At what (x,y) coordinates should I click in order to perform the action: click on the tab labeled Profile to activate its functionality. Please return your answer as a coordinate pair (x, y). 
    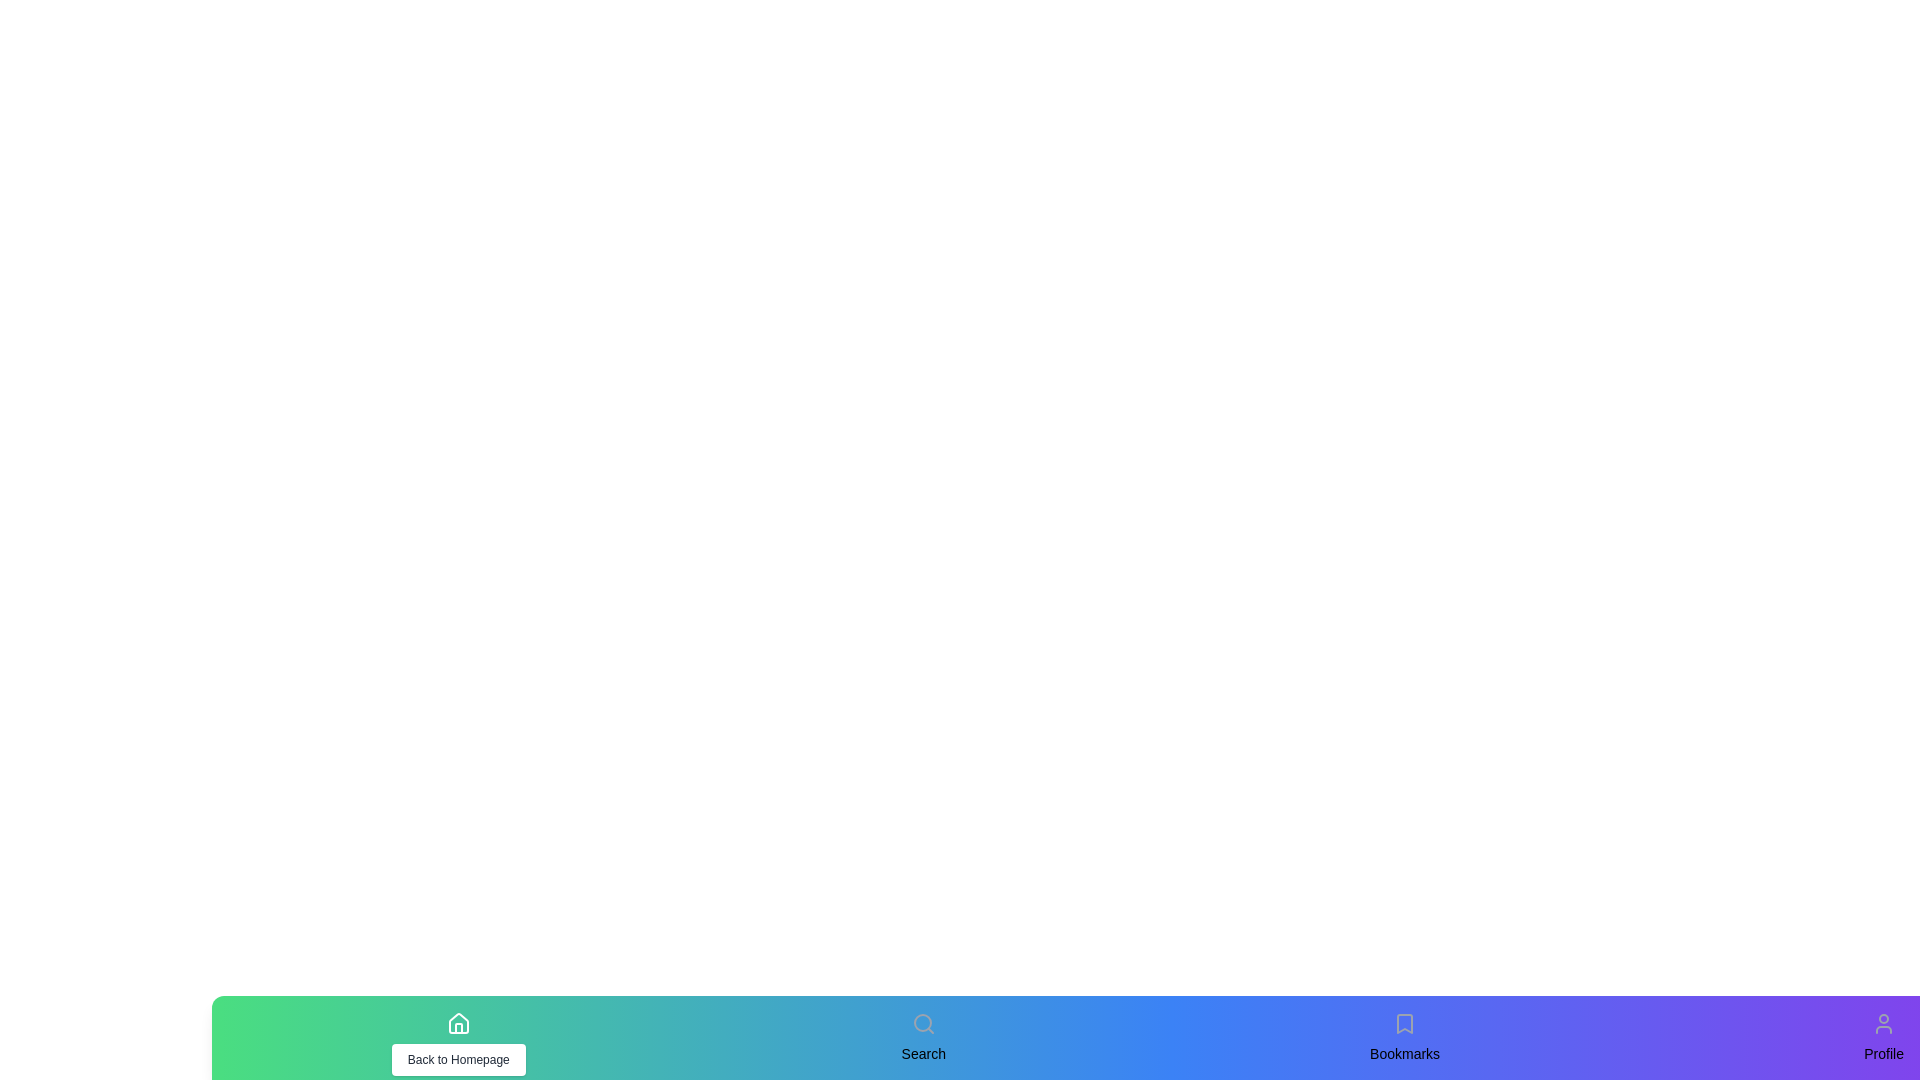
    Looking at the image, I should click on (1883, 1023).